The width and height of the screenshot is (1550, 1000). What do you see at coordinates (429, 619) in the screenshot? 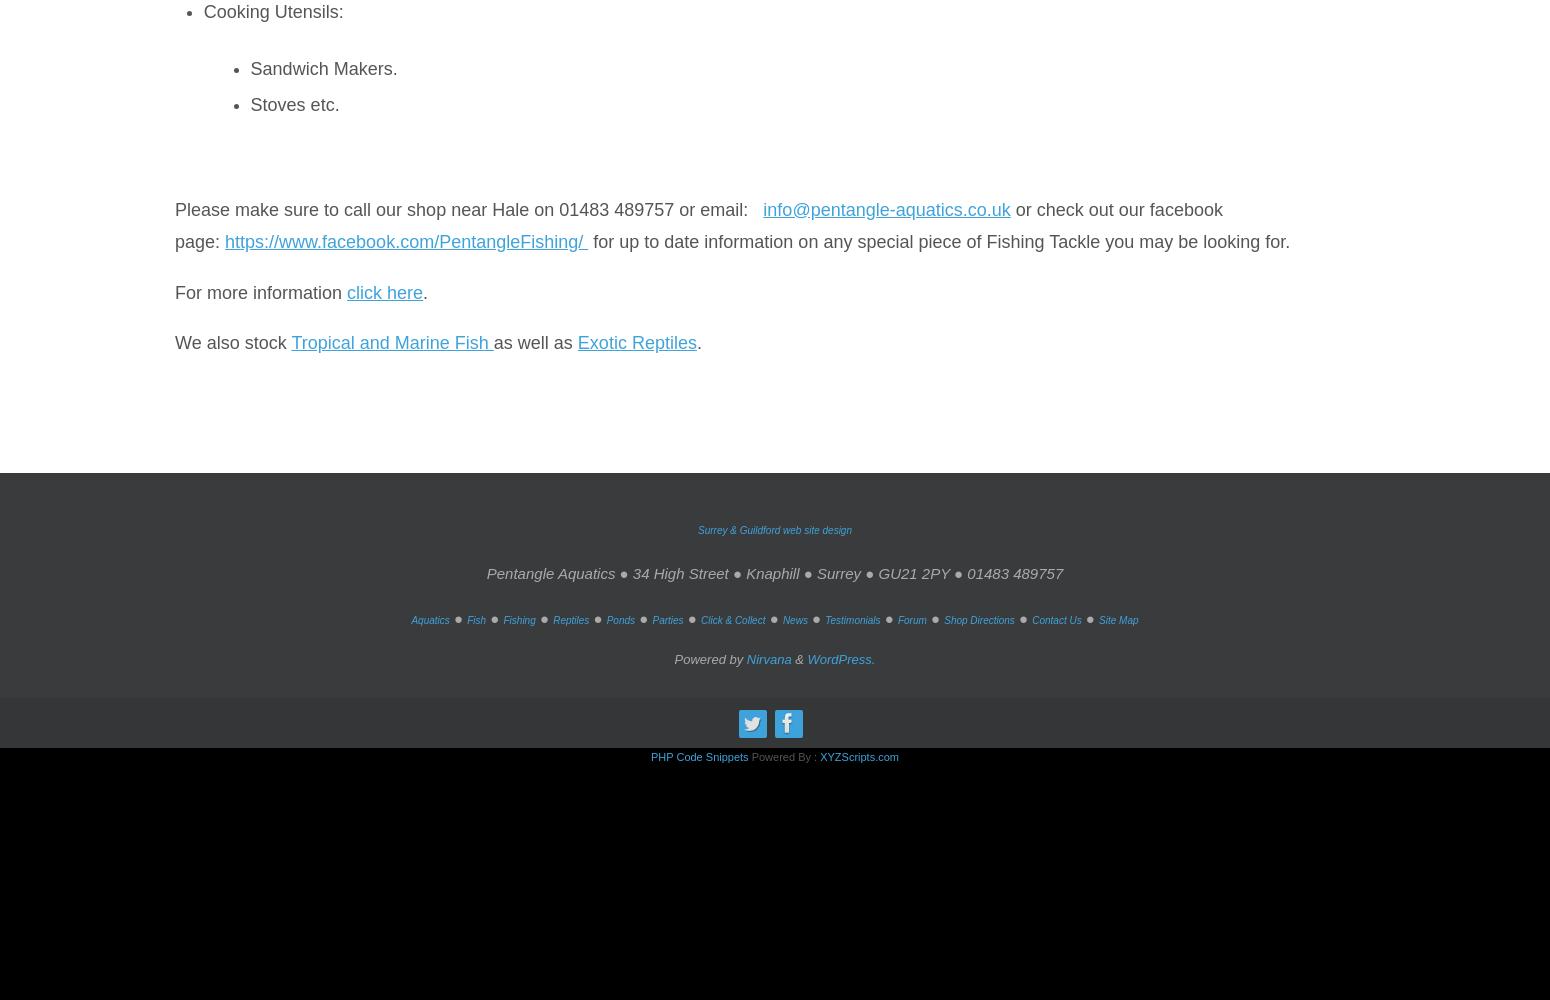
I see `'Aquatics'` at bounding box center [429, 619].